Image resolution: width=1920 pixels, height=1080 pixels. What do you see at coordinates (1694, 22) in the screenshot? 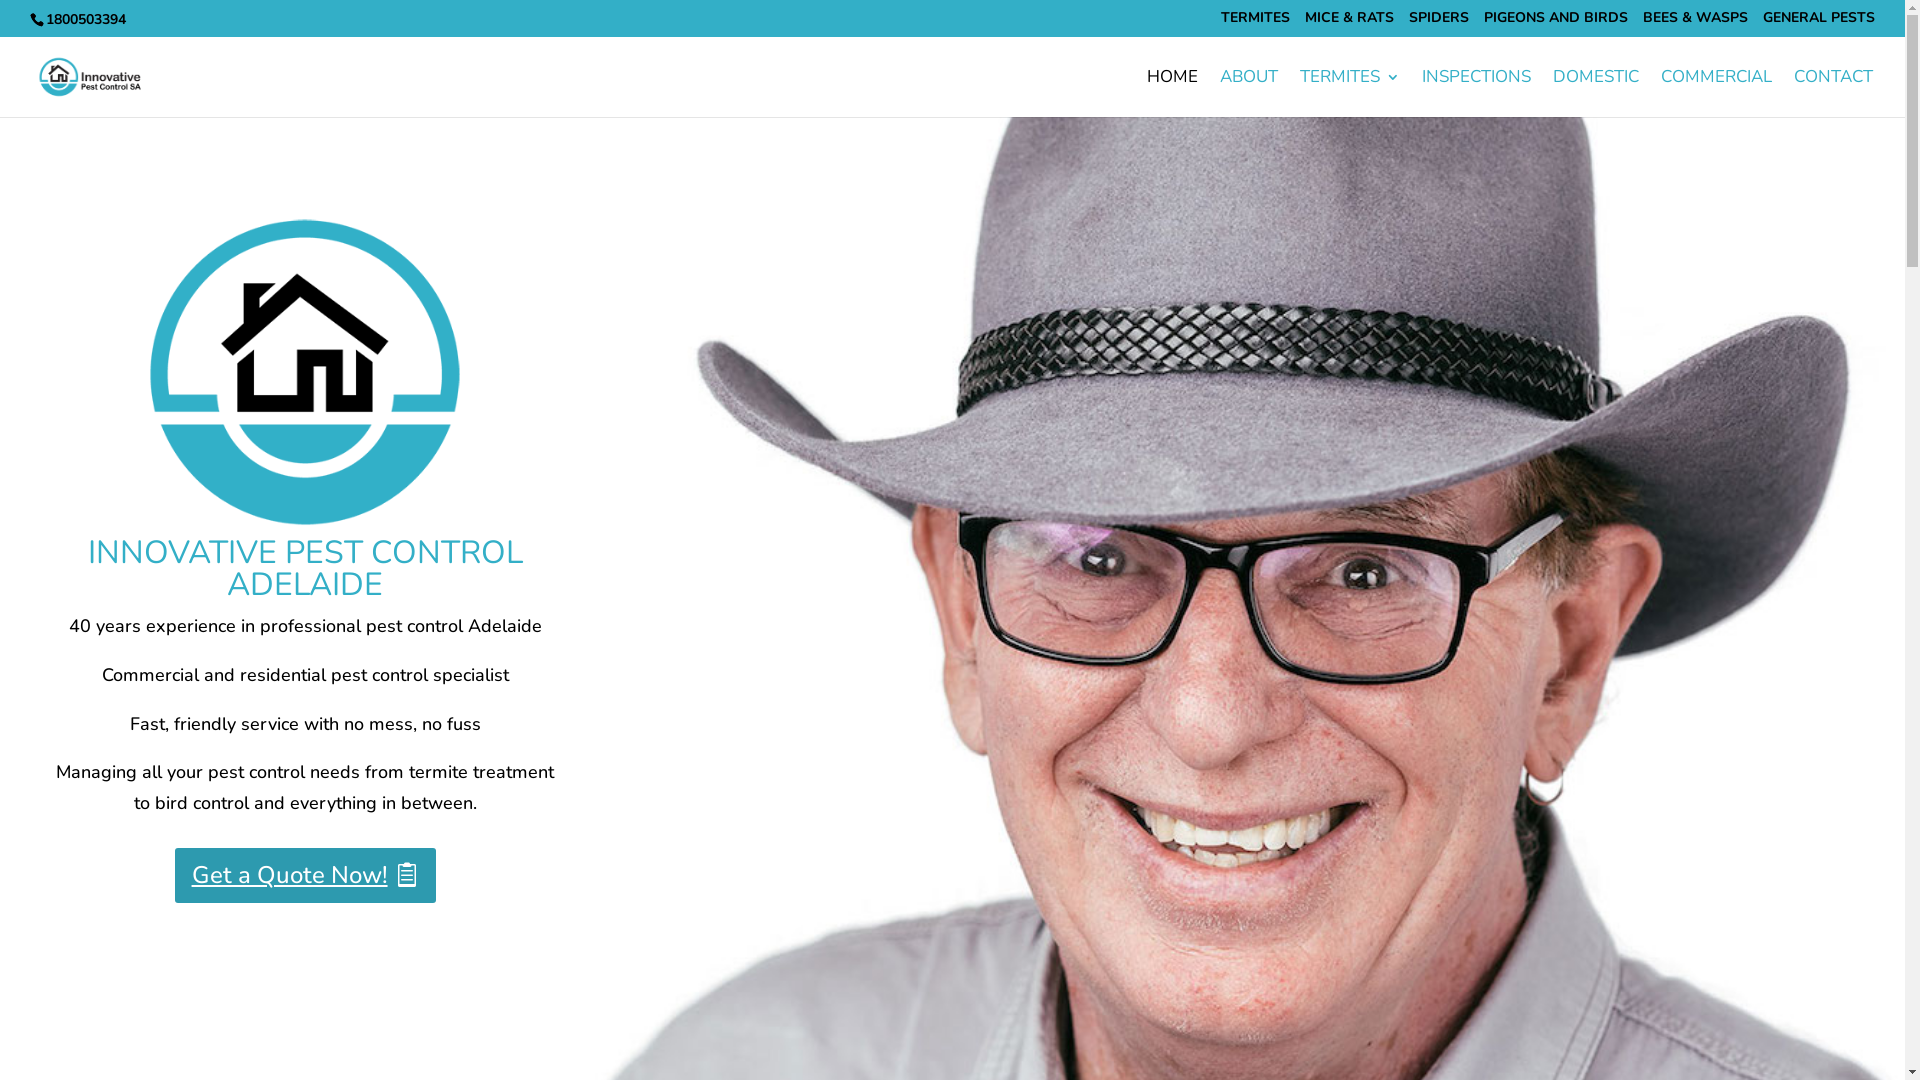
I see `'BEES & WASPS'` at bounding box center [1694, 22].